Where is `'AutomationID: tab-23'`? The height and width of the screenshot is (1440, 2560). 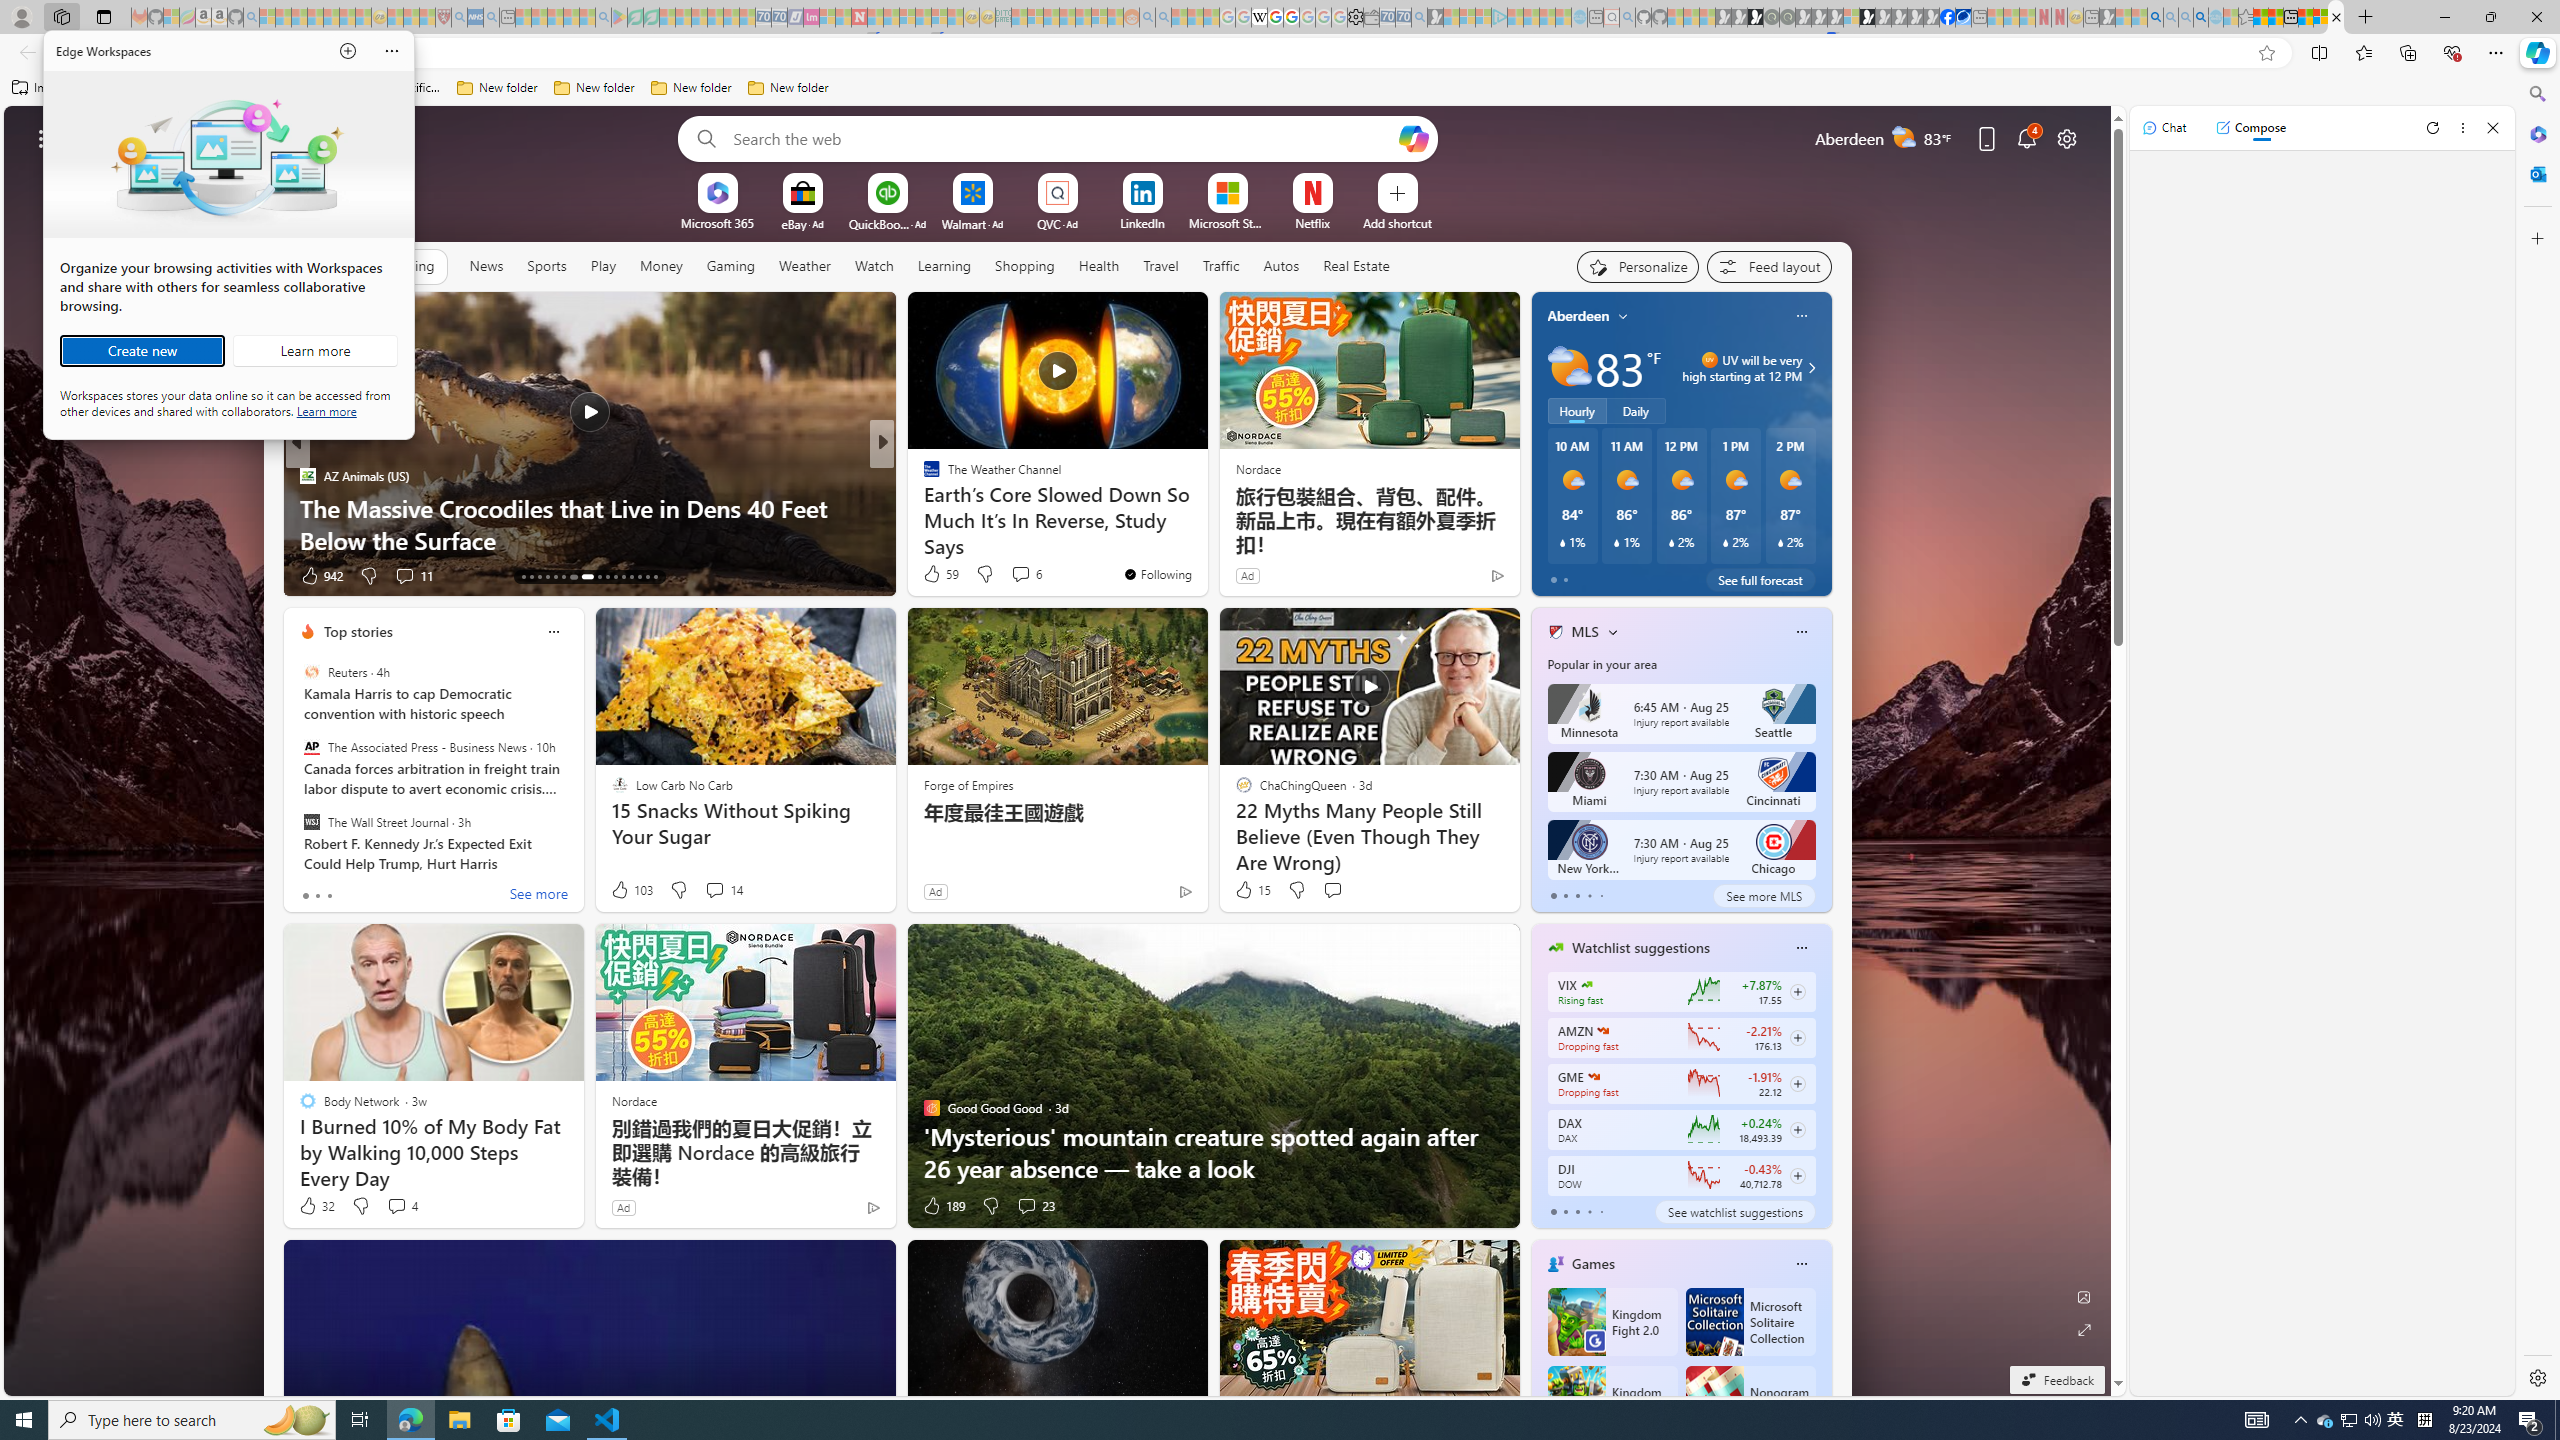 'AutomationID: tab-23' is located at coordinates (615, 577).